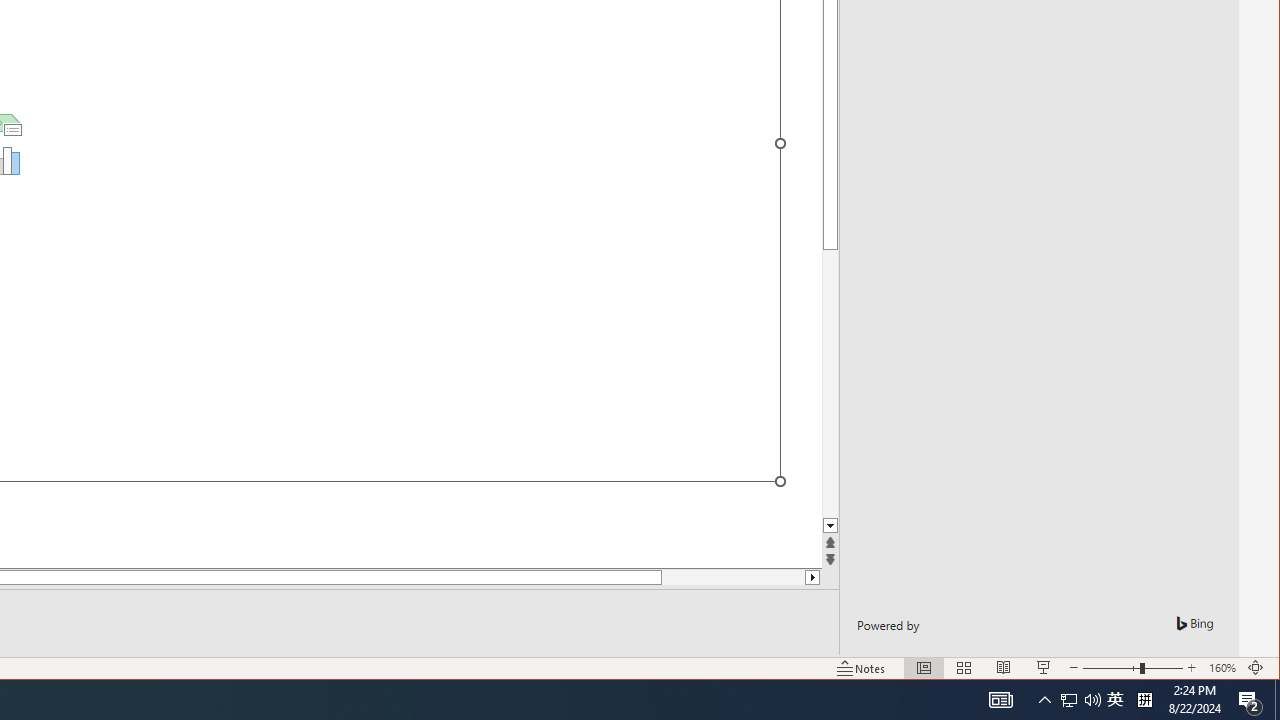  Describe the element at coordinates (1000, 698) in the screenshot. I see `'AutomationID: 4105'` at that location.